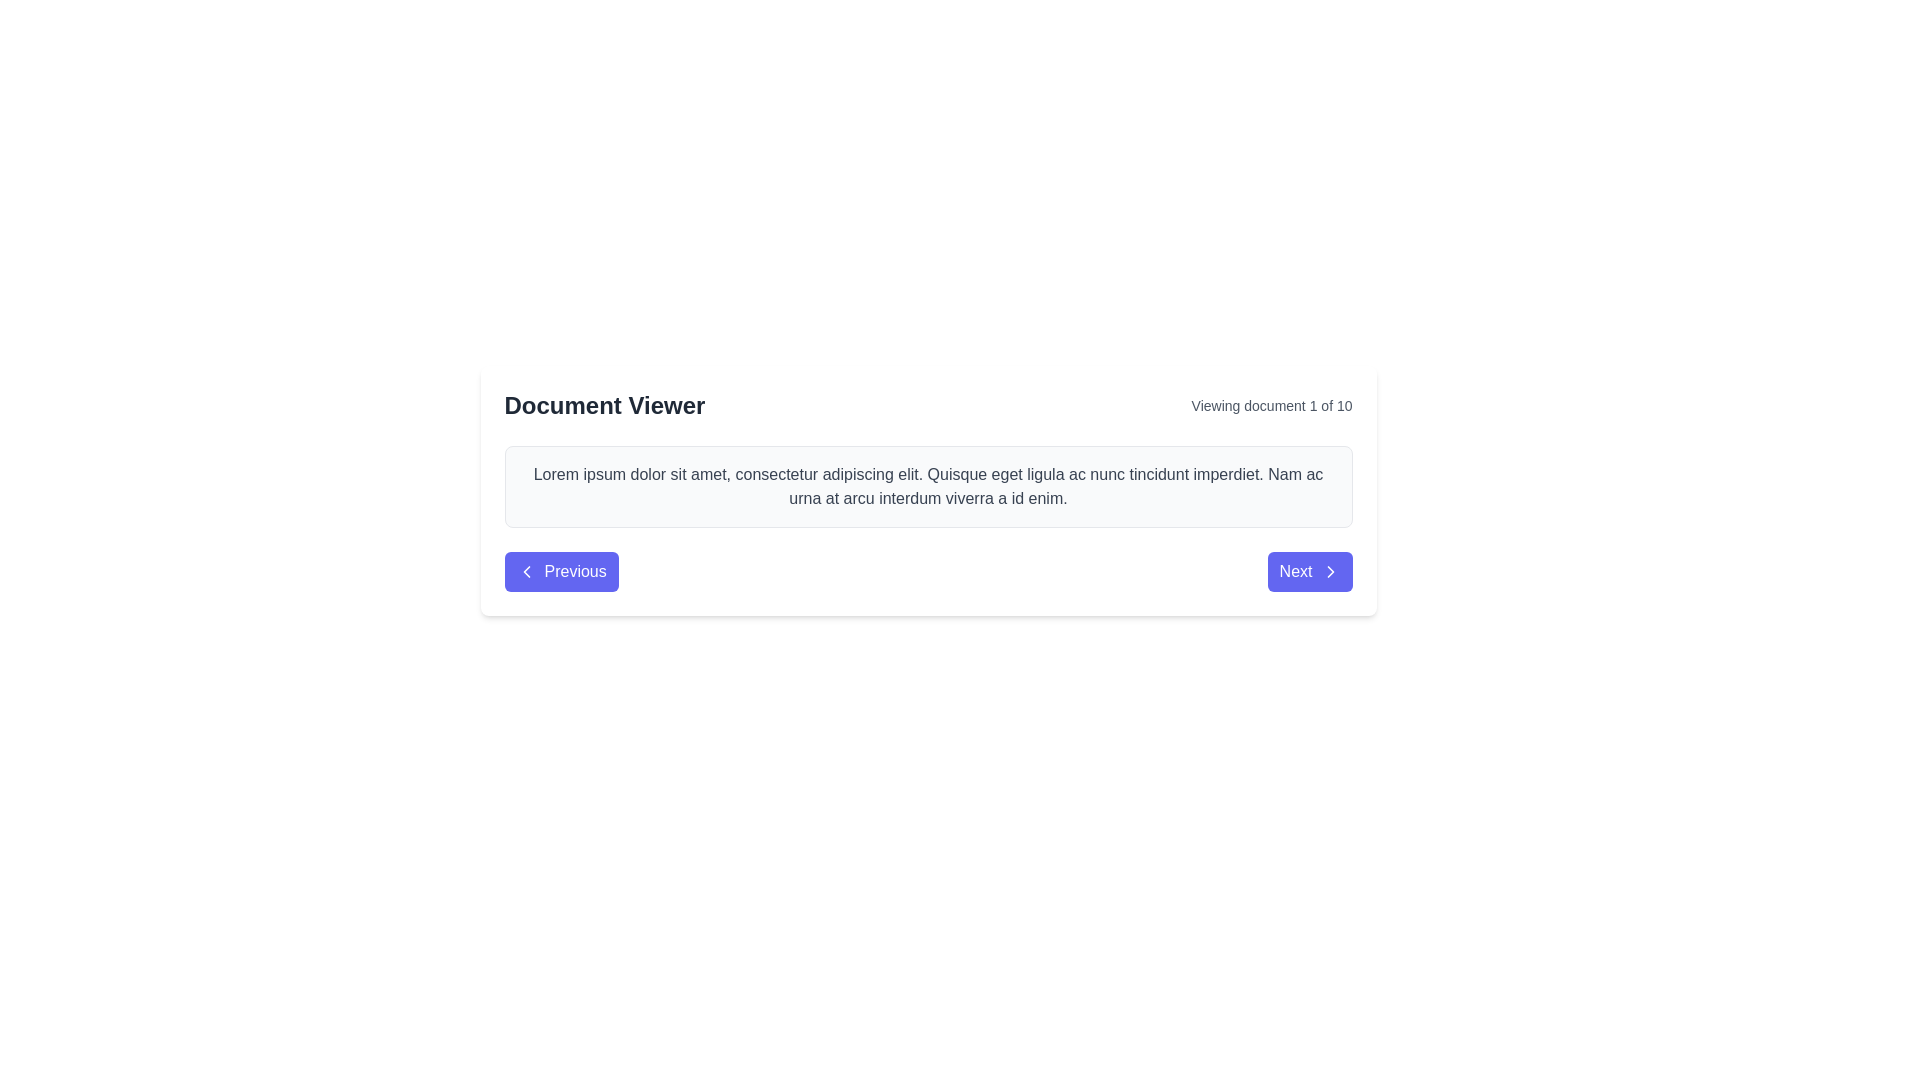  I want to click on the bold and large text heading element displaying 'Document Viewer' in dark gray located at the top-left corner of the interface, so click(603, 405).